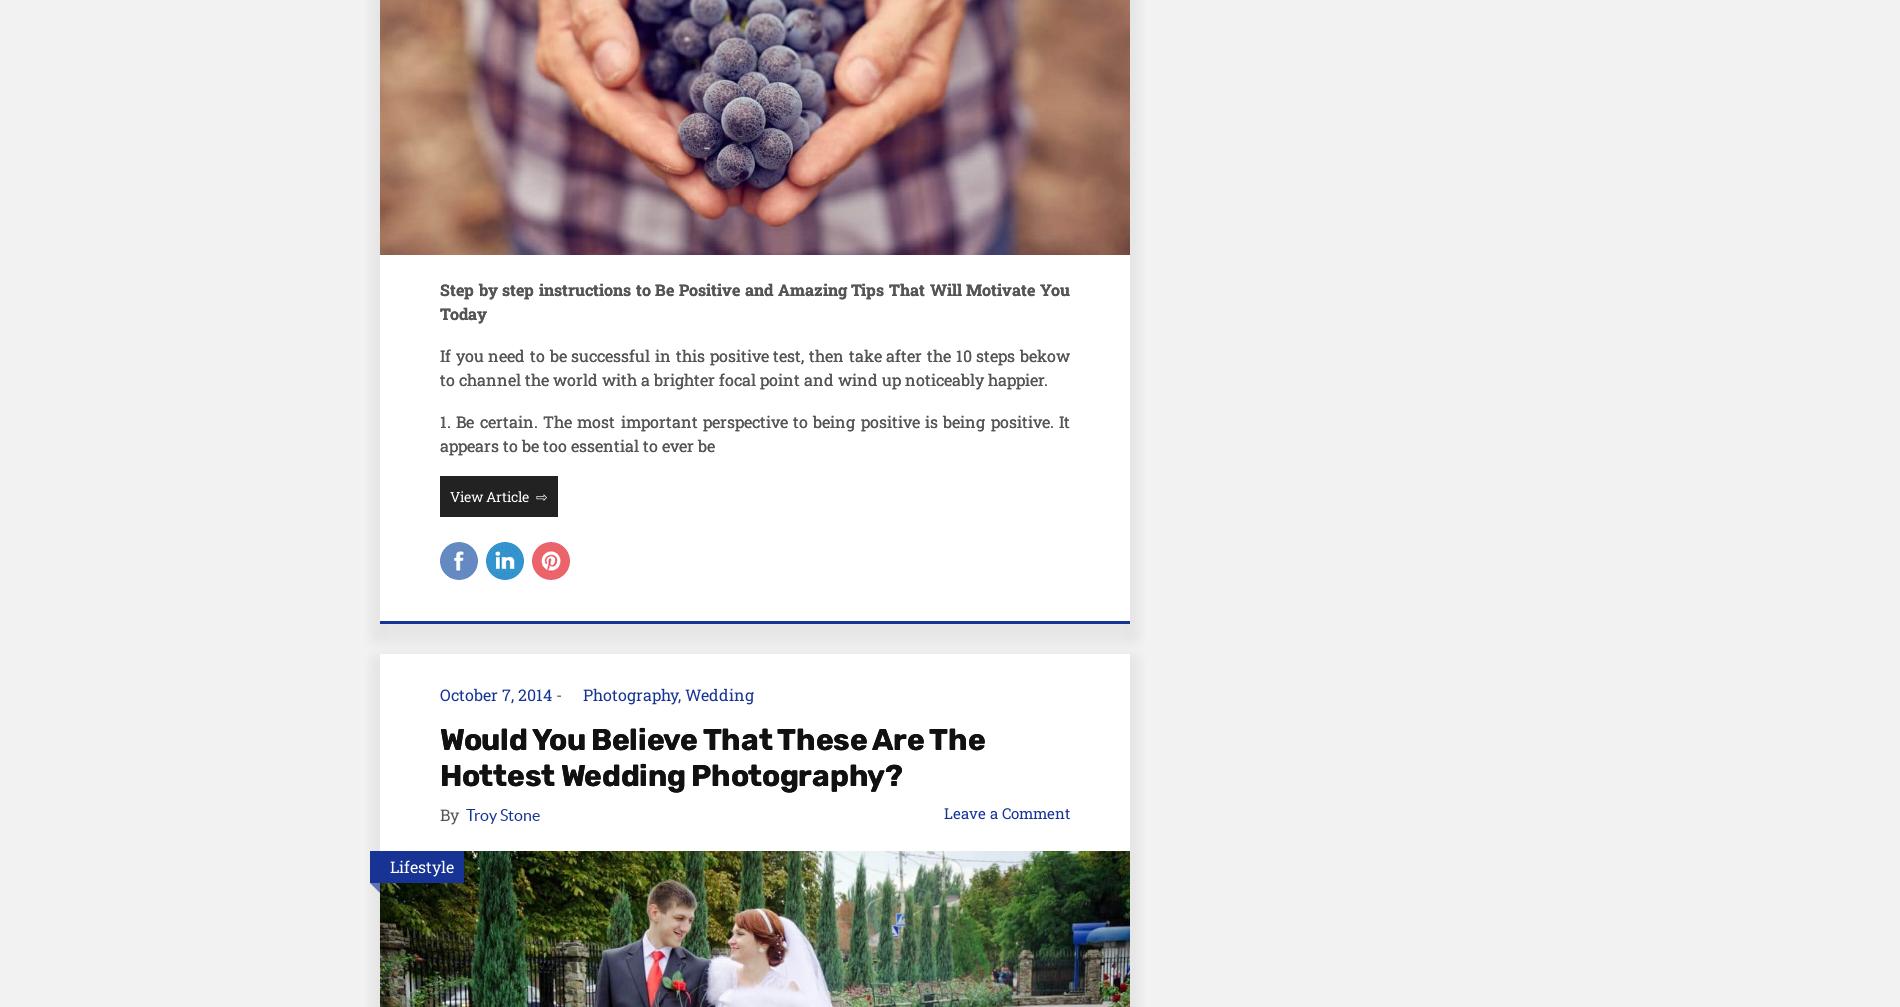 The image size is (1900, 1007). Describe the element at coordinates (718, 692) in the screenshot. I see `'Wedding'` at that location.